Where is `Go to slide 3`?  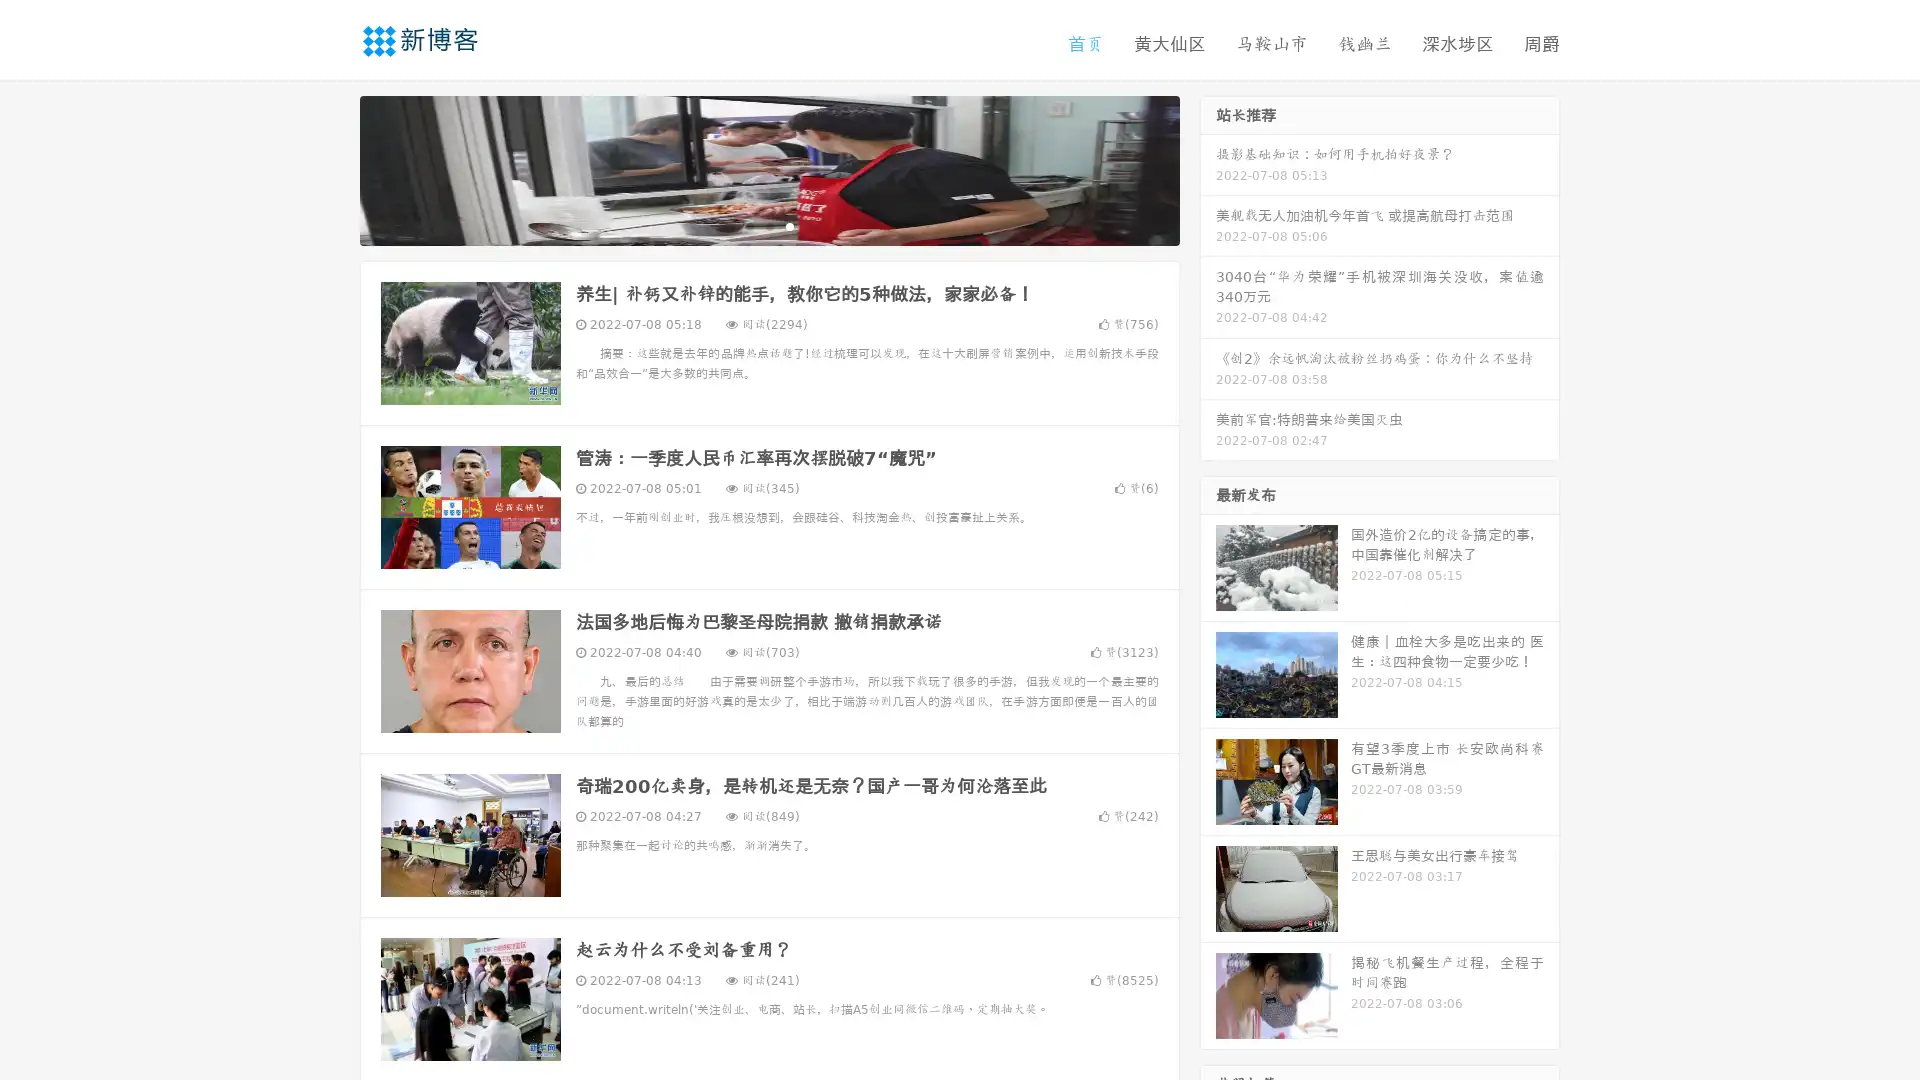 Go to slide 3 is located at coordinates (789, 225).